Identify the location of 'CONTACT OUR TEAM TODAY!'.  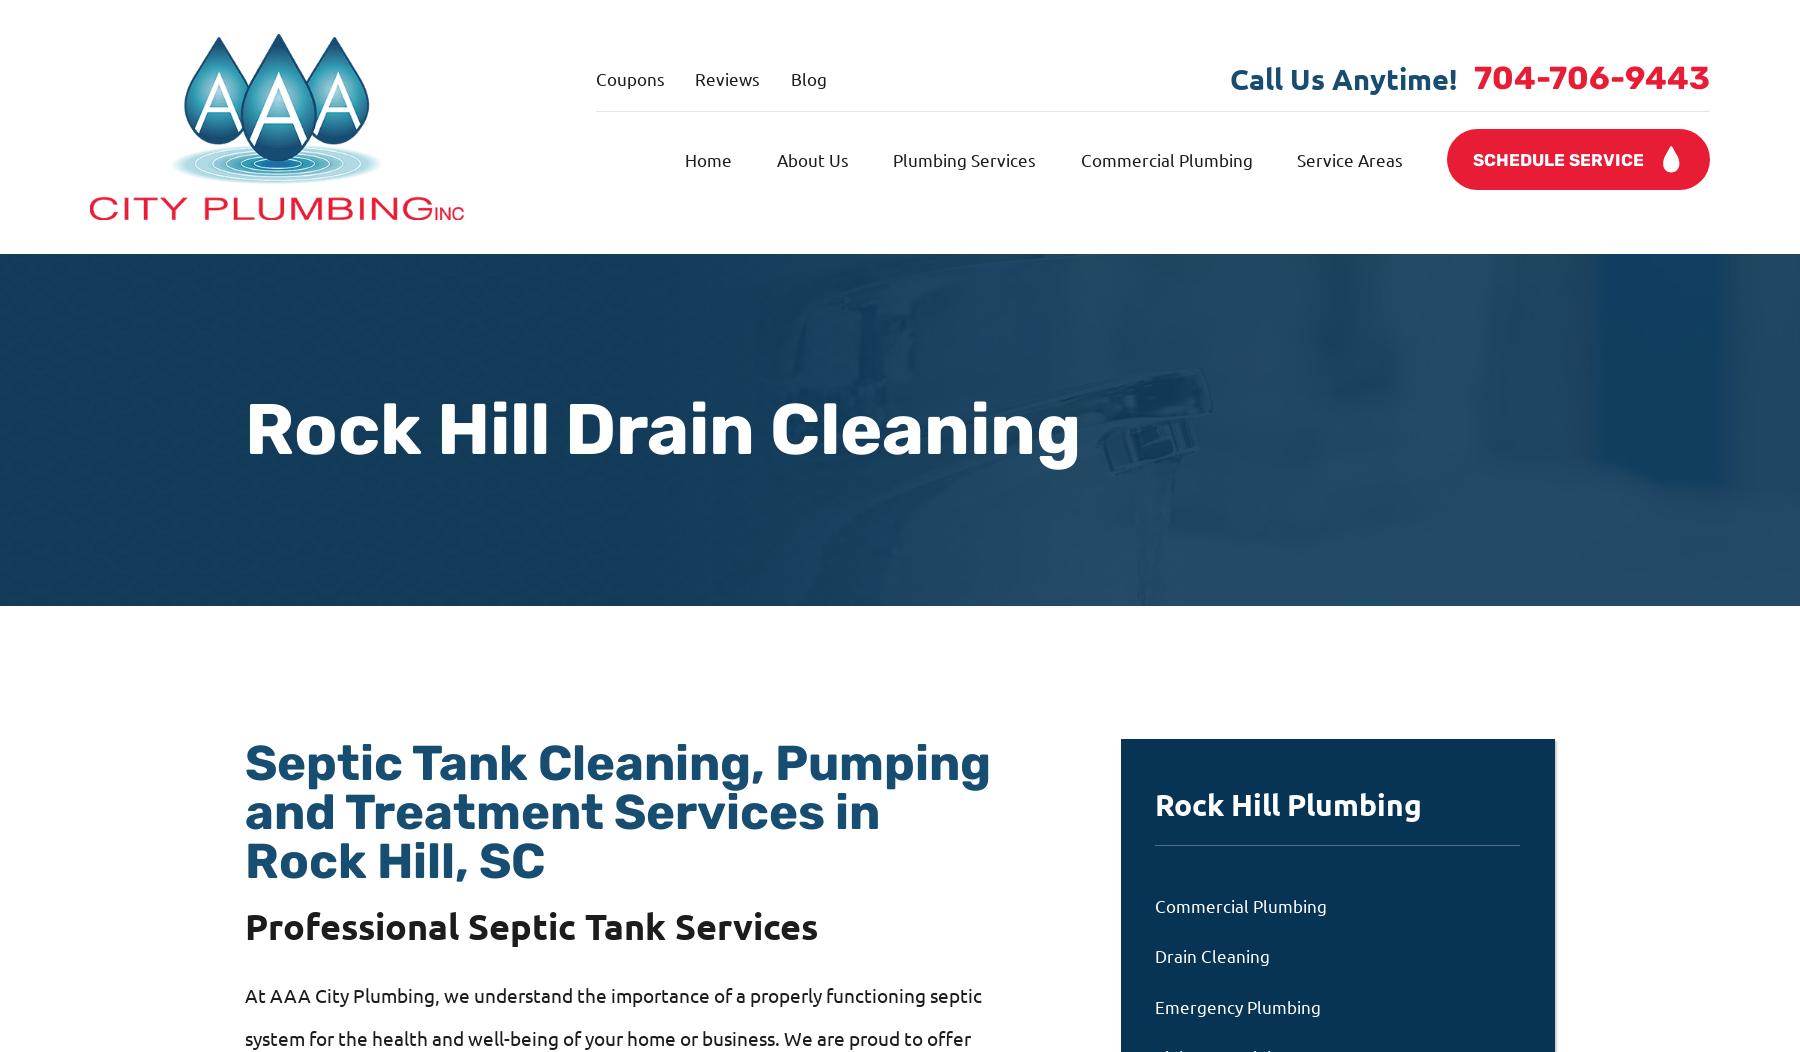
(542, 750).